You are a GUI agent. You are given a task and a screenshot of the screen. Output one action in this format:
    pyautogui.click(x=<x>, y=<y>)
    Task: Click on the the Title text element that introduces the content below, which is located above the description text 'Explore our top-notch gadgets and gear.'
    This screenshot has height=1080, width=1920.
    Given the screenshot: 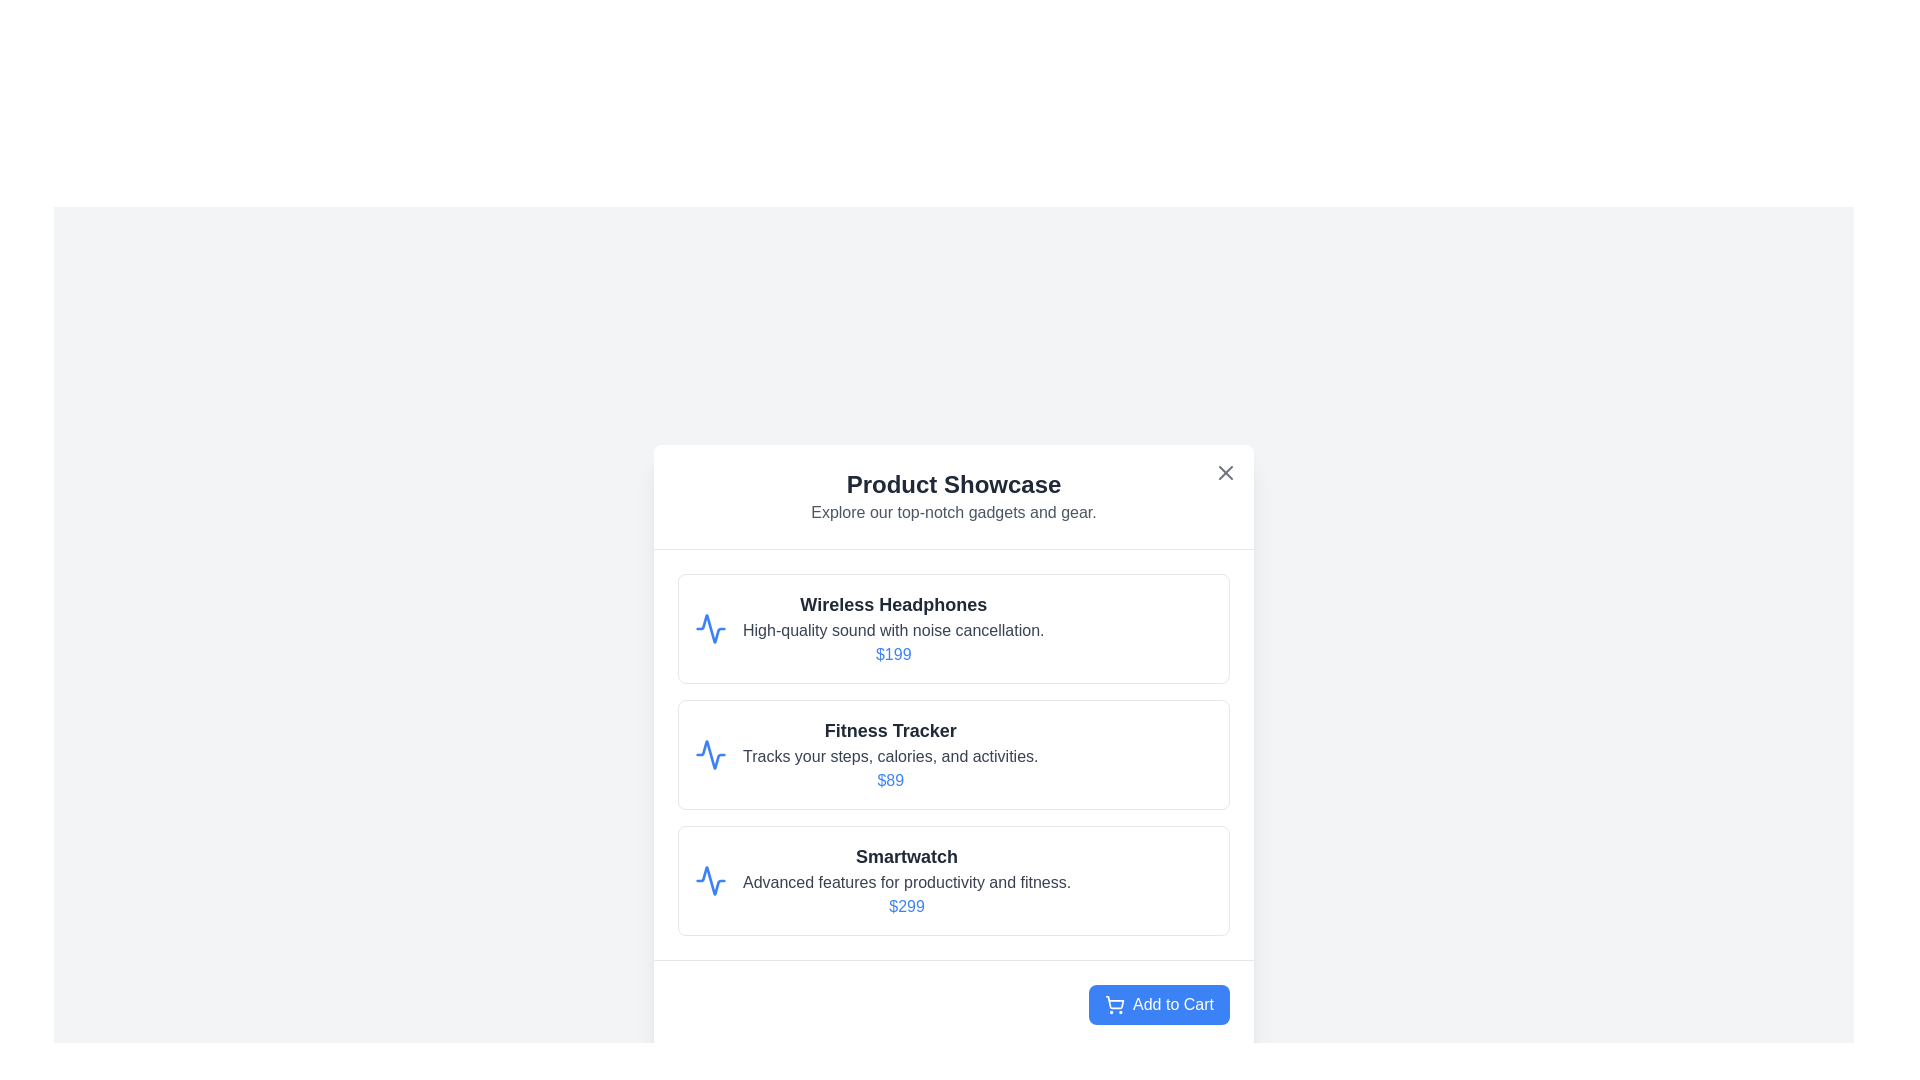 What is the action you would take?
    pyautogui.click(x=953, y=485)
    